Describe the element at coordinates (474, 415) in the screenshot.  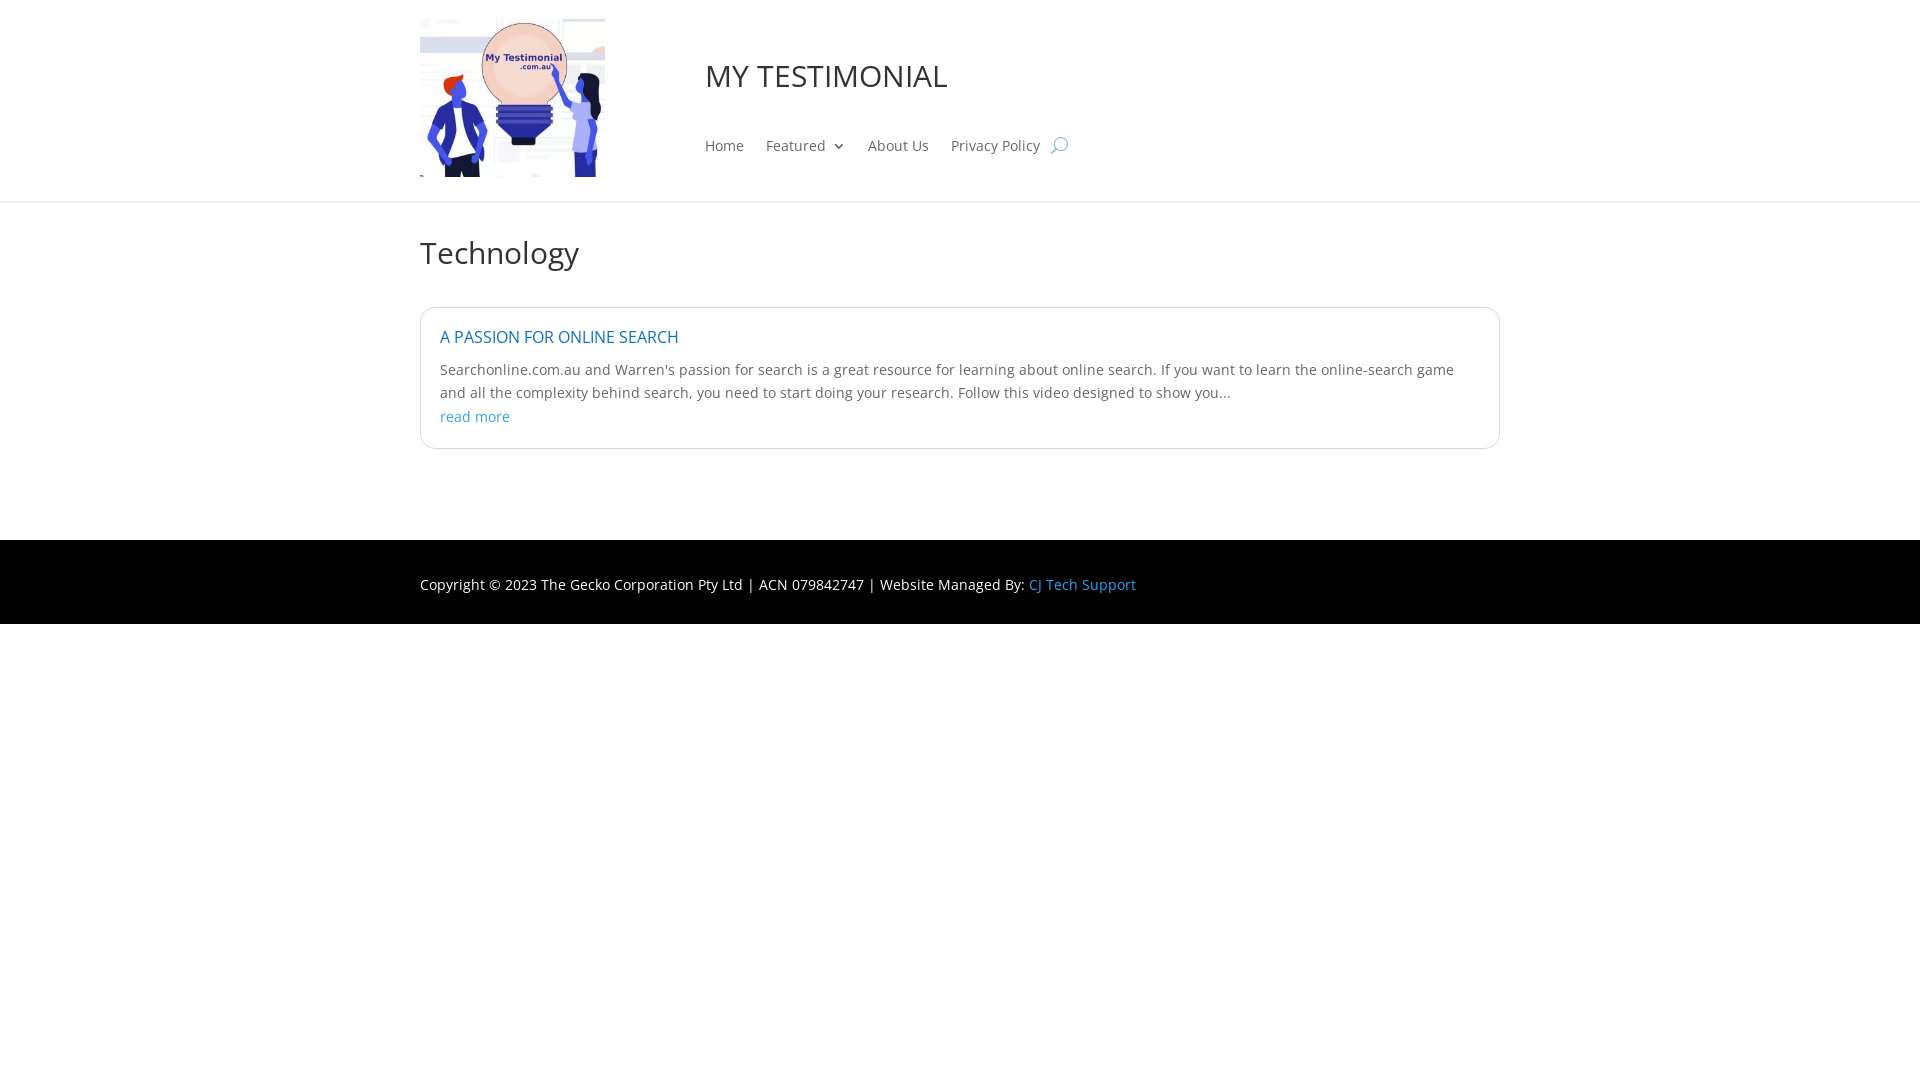
I see `'read more'` at that location.